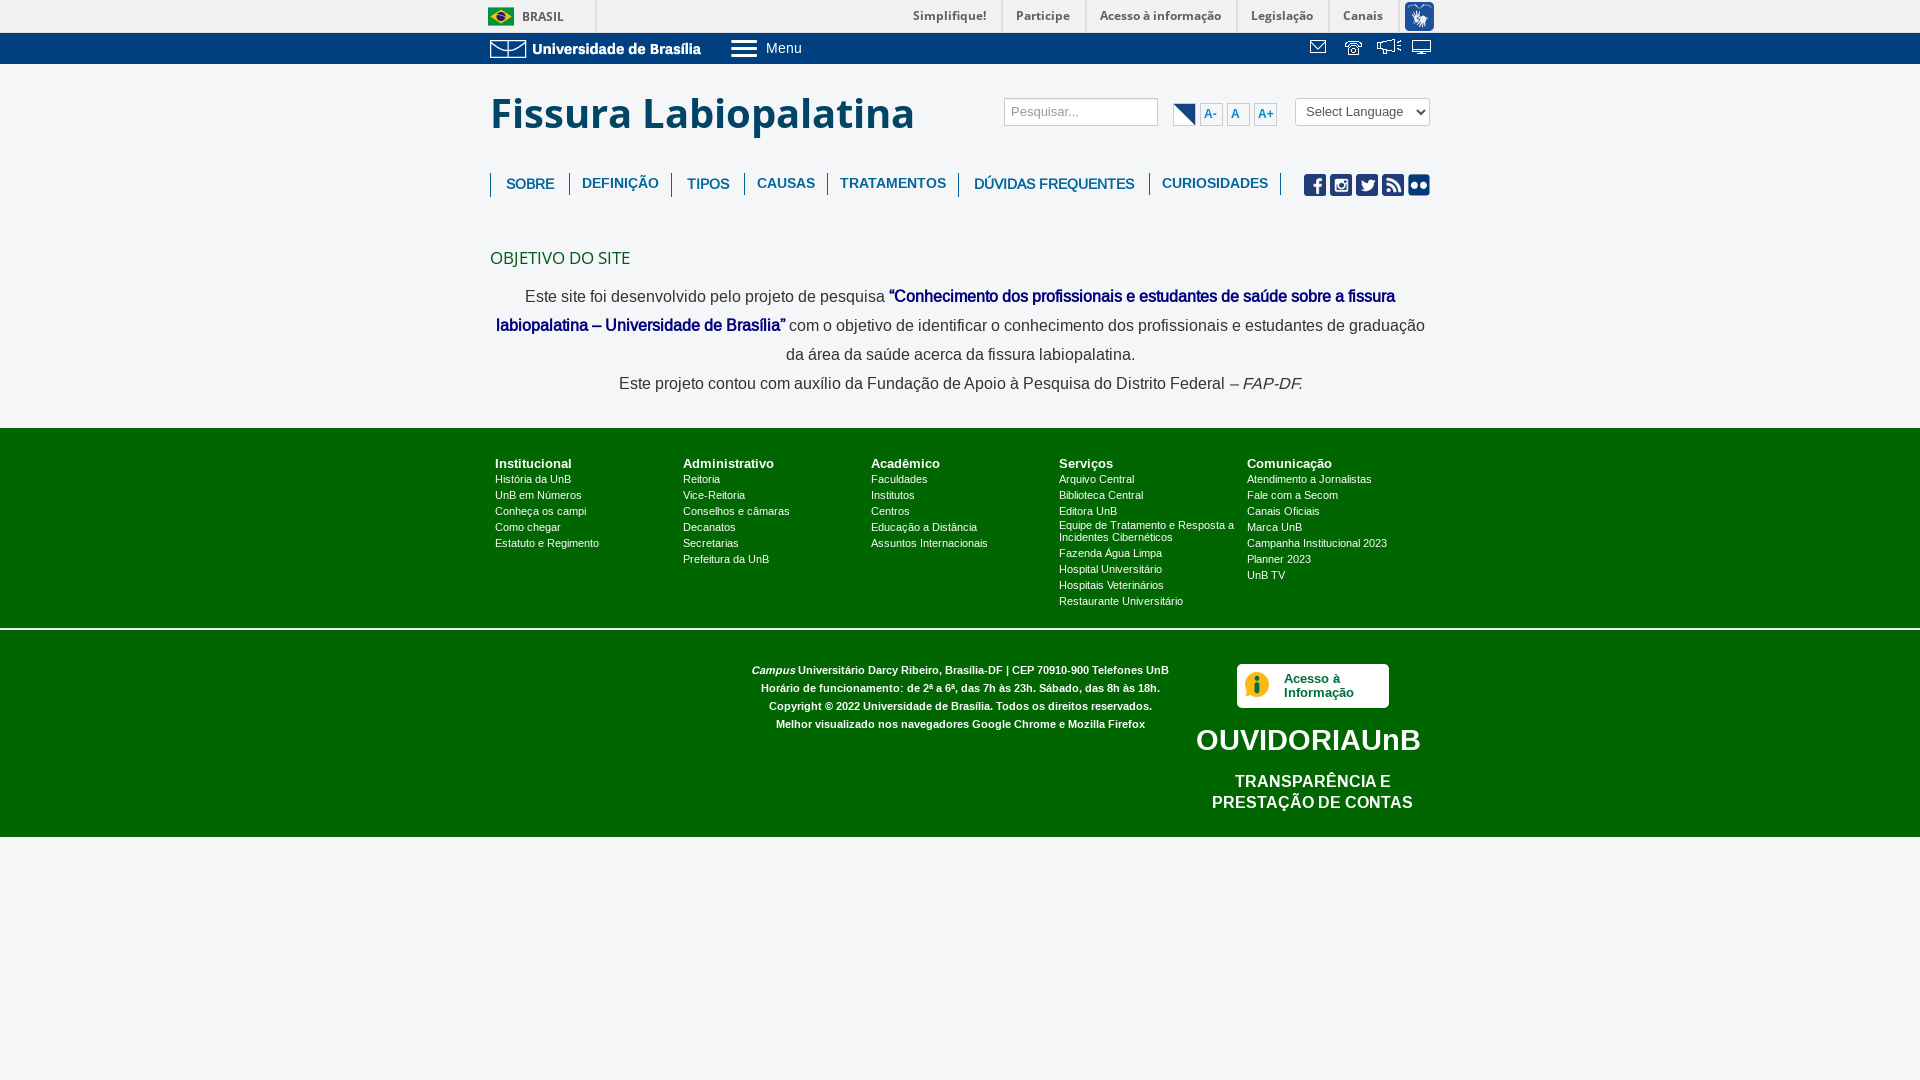  Describe the element at coordinates (1213, 184) in the screenshot. I see `'CURIOSIDADES'` at that location.